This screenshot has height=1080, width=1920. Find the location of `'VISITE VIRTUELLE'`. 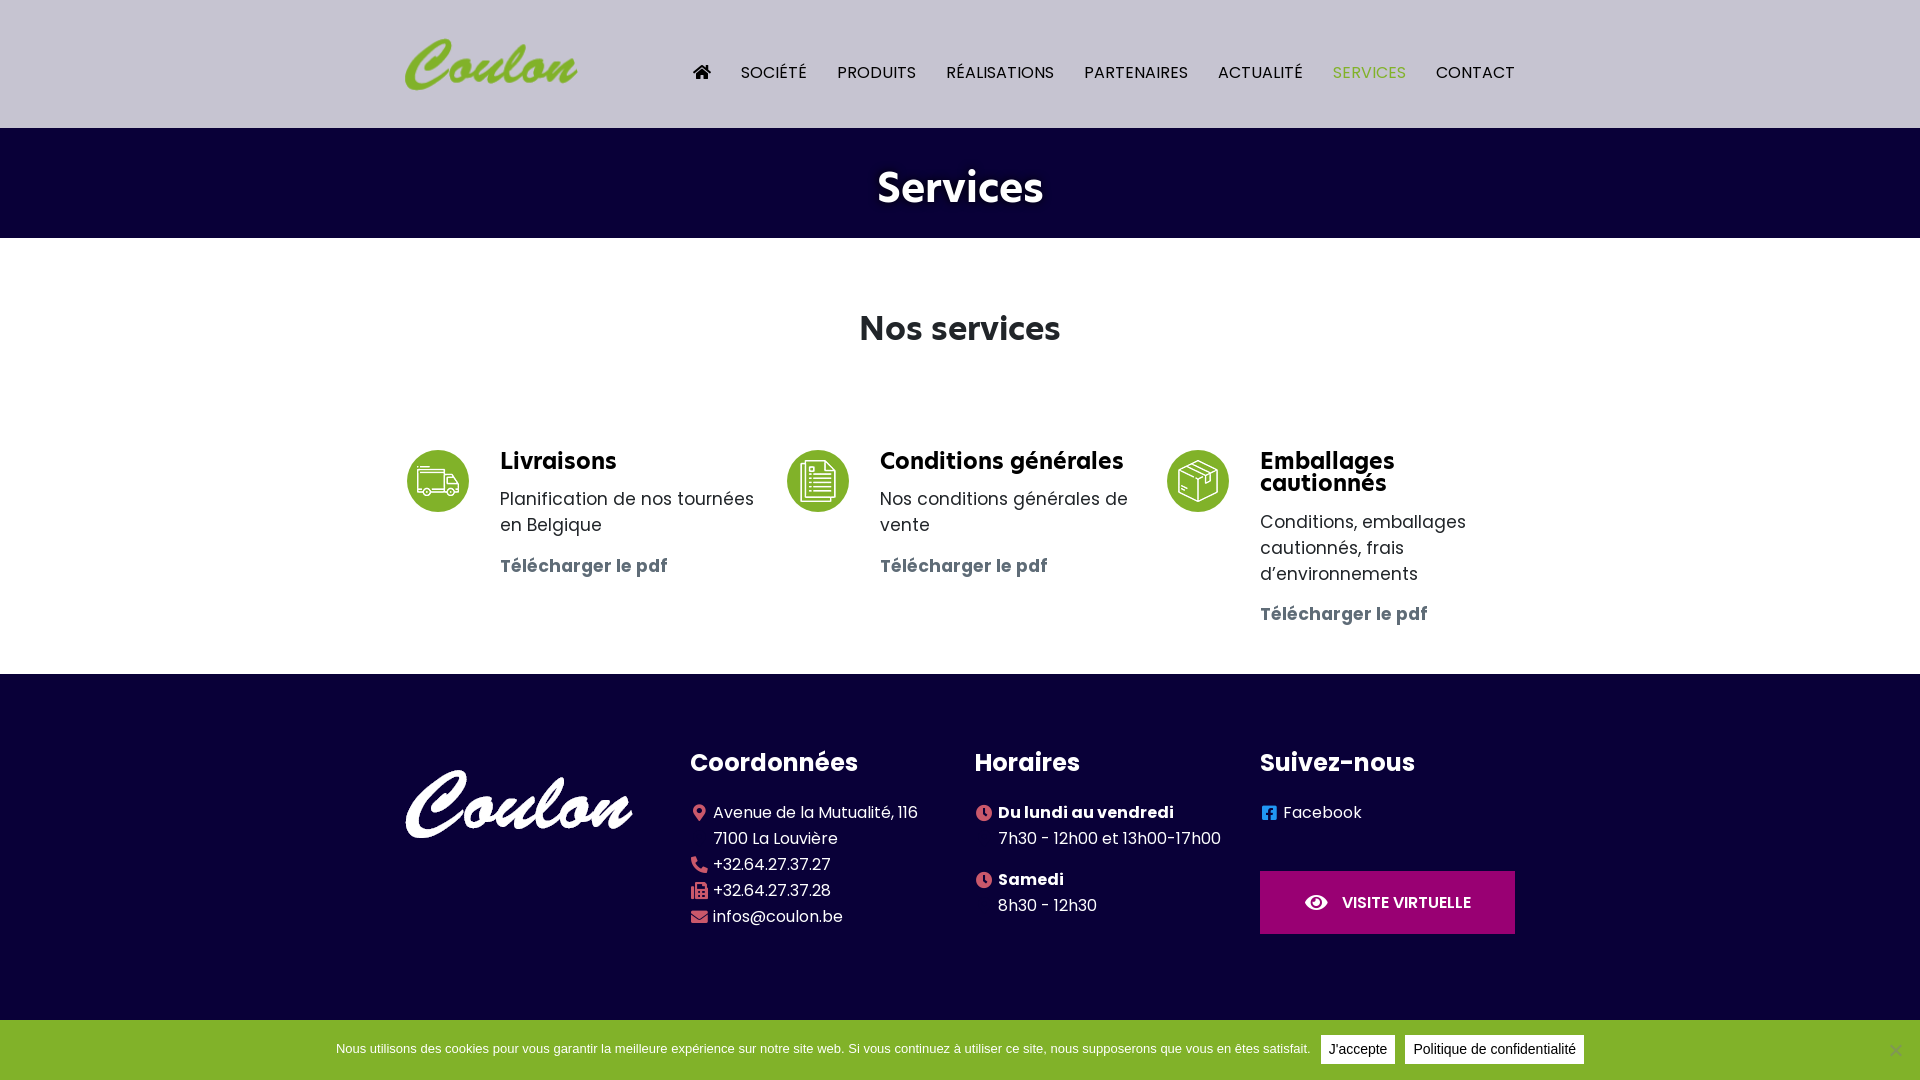

'VISITE VIRTUELLE' is located at coordinates (1386, 902).